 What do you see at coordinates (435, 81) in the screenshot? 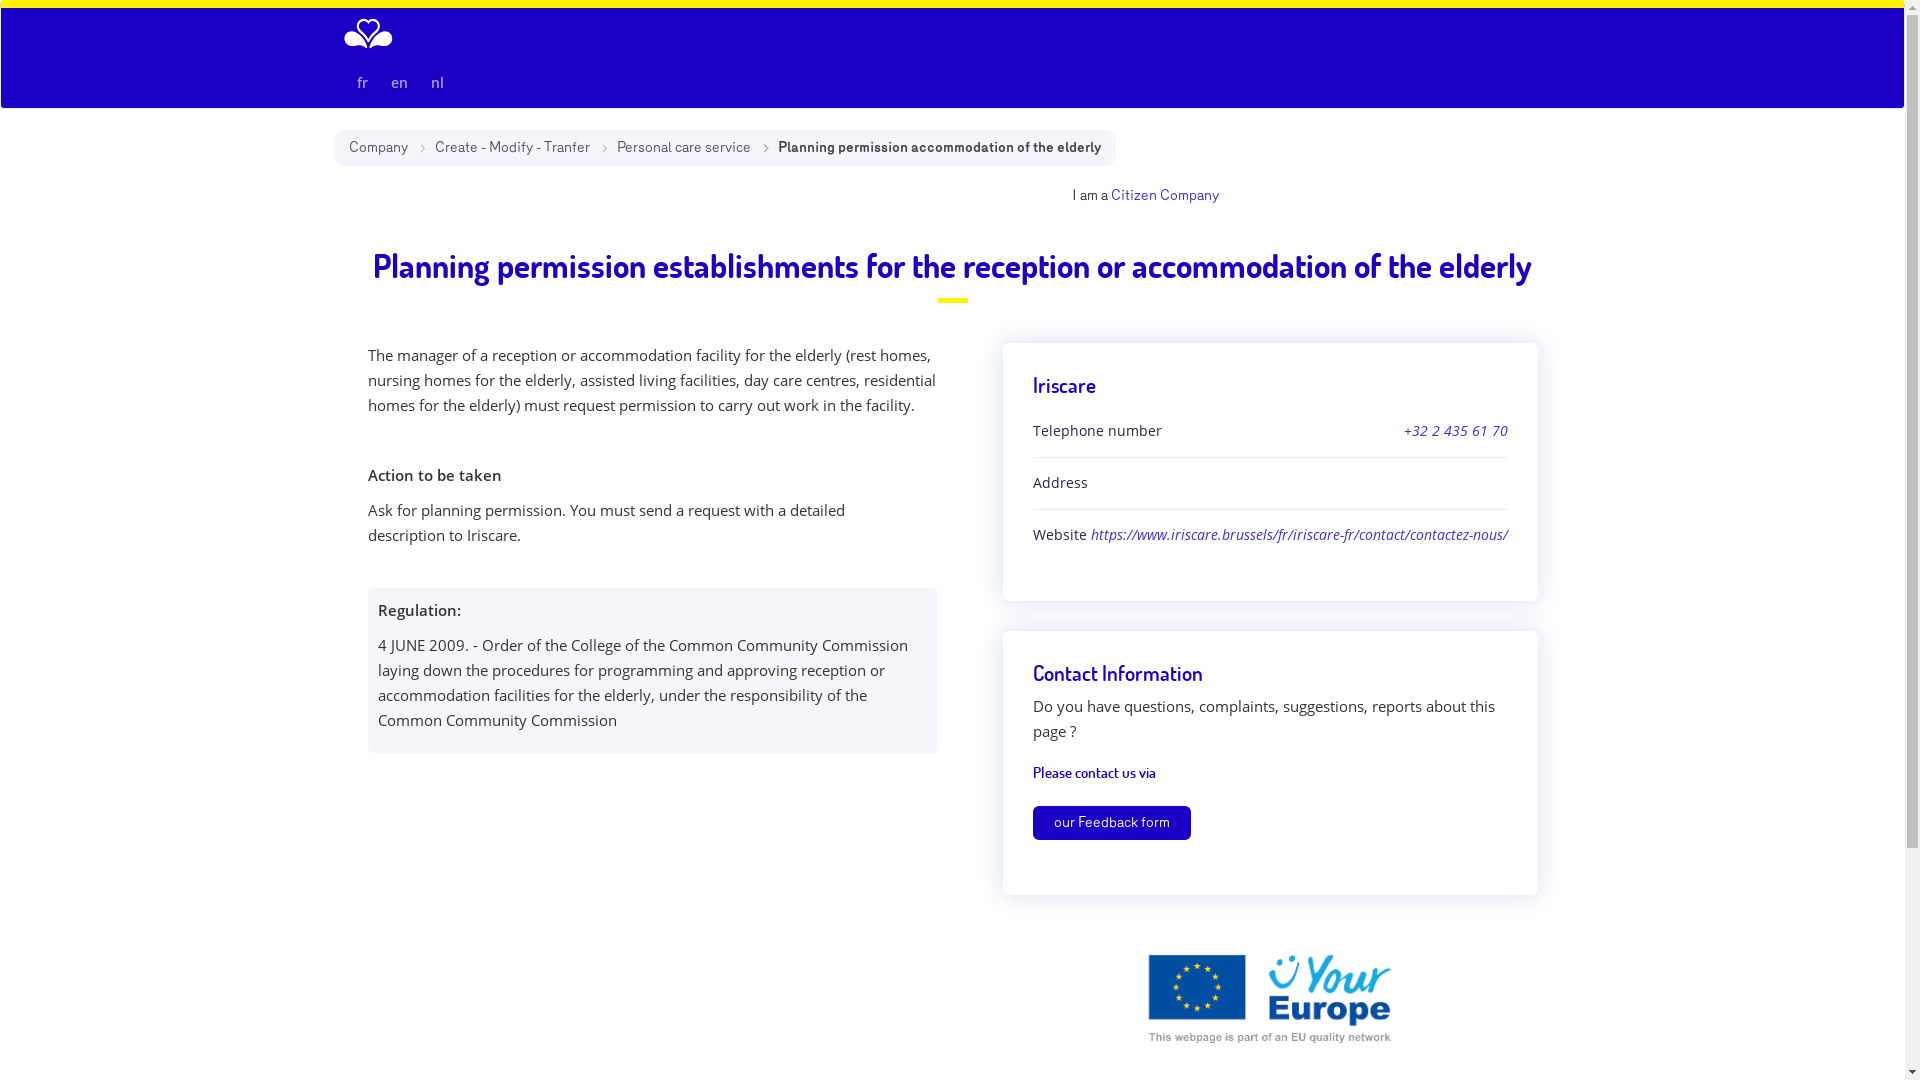
I see `'nl'` at bounding box center [435, 81].